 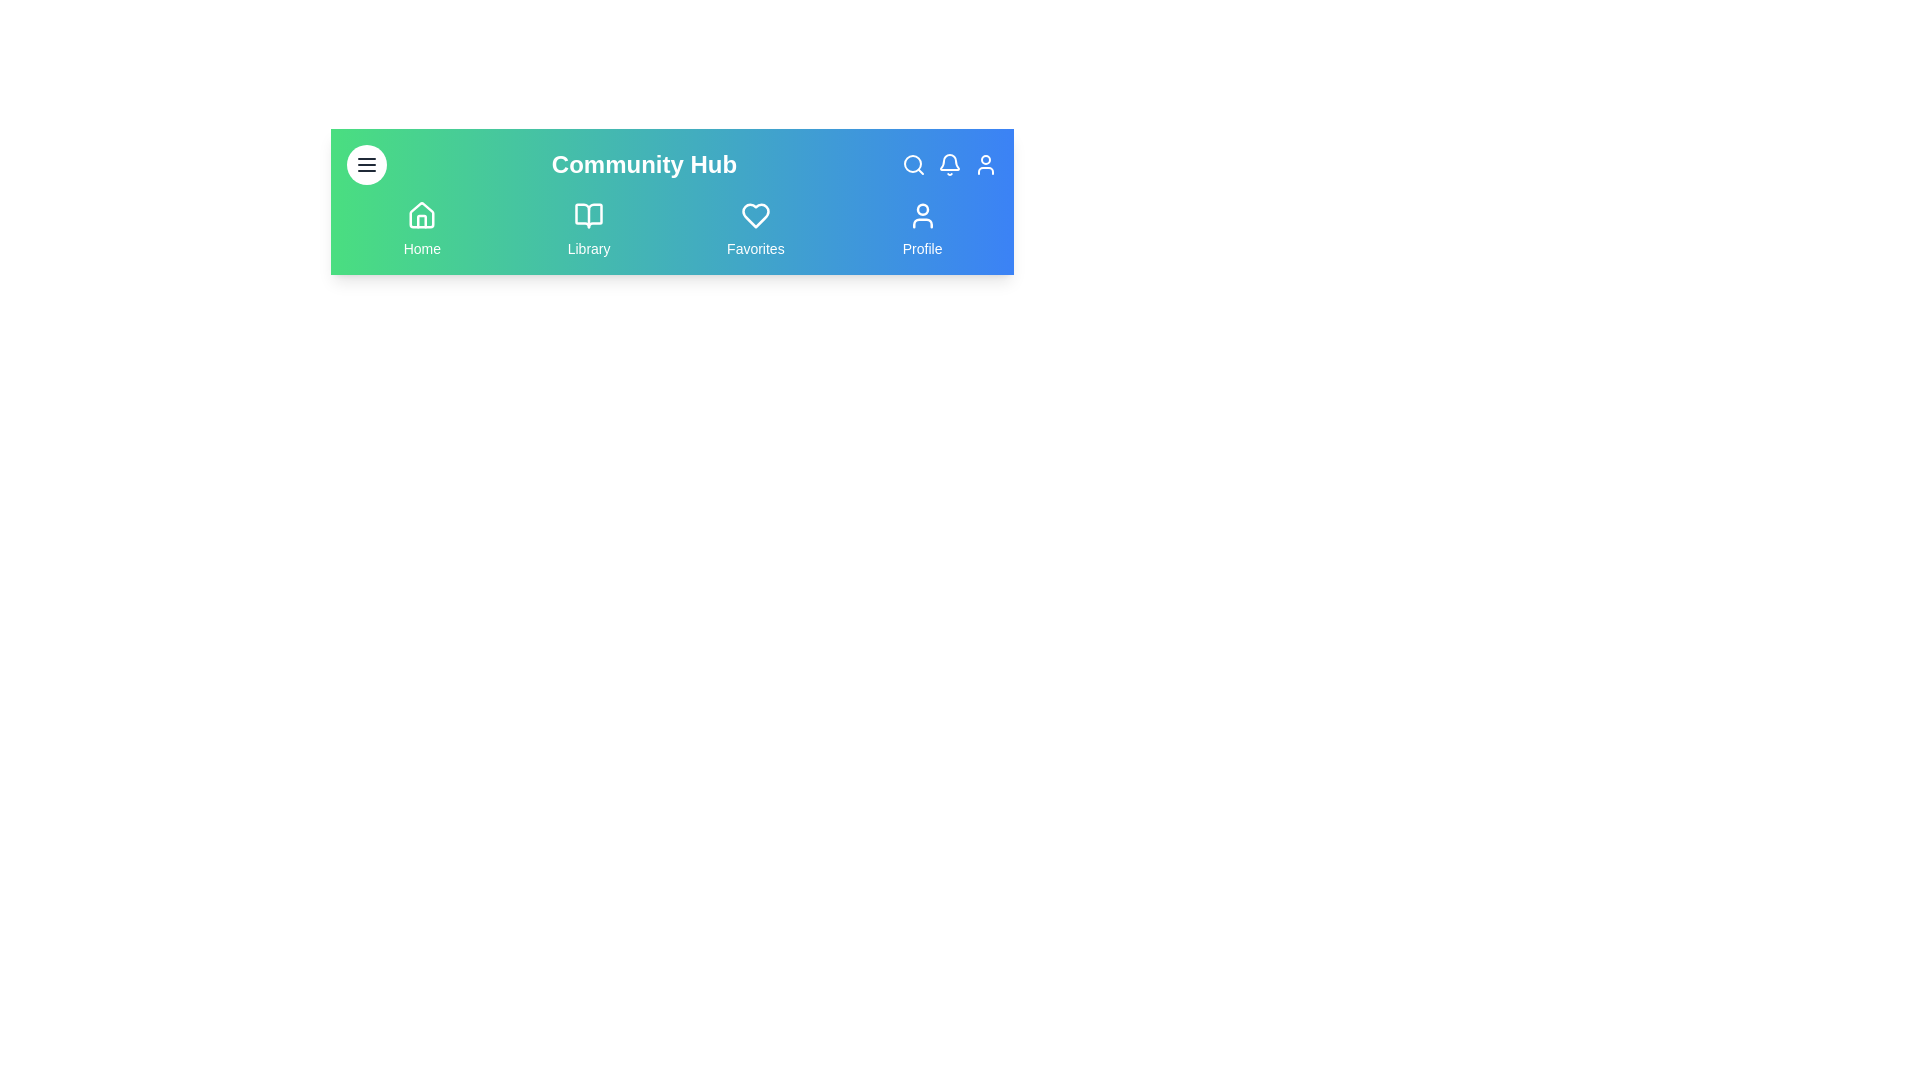 What do you see at coordinates (949, 164) in the screenshot?
I see `the Notifications icon in the top right of the navigation bar` at bounding box center [949, 164].